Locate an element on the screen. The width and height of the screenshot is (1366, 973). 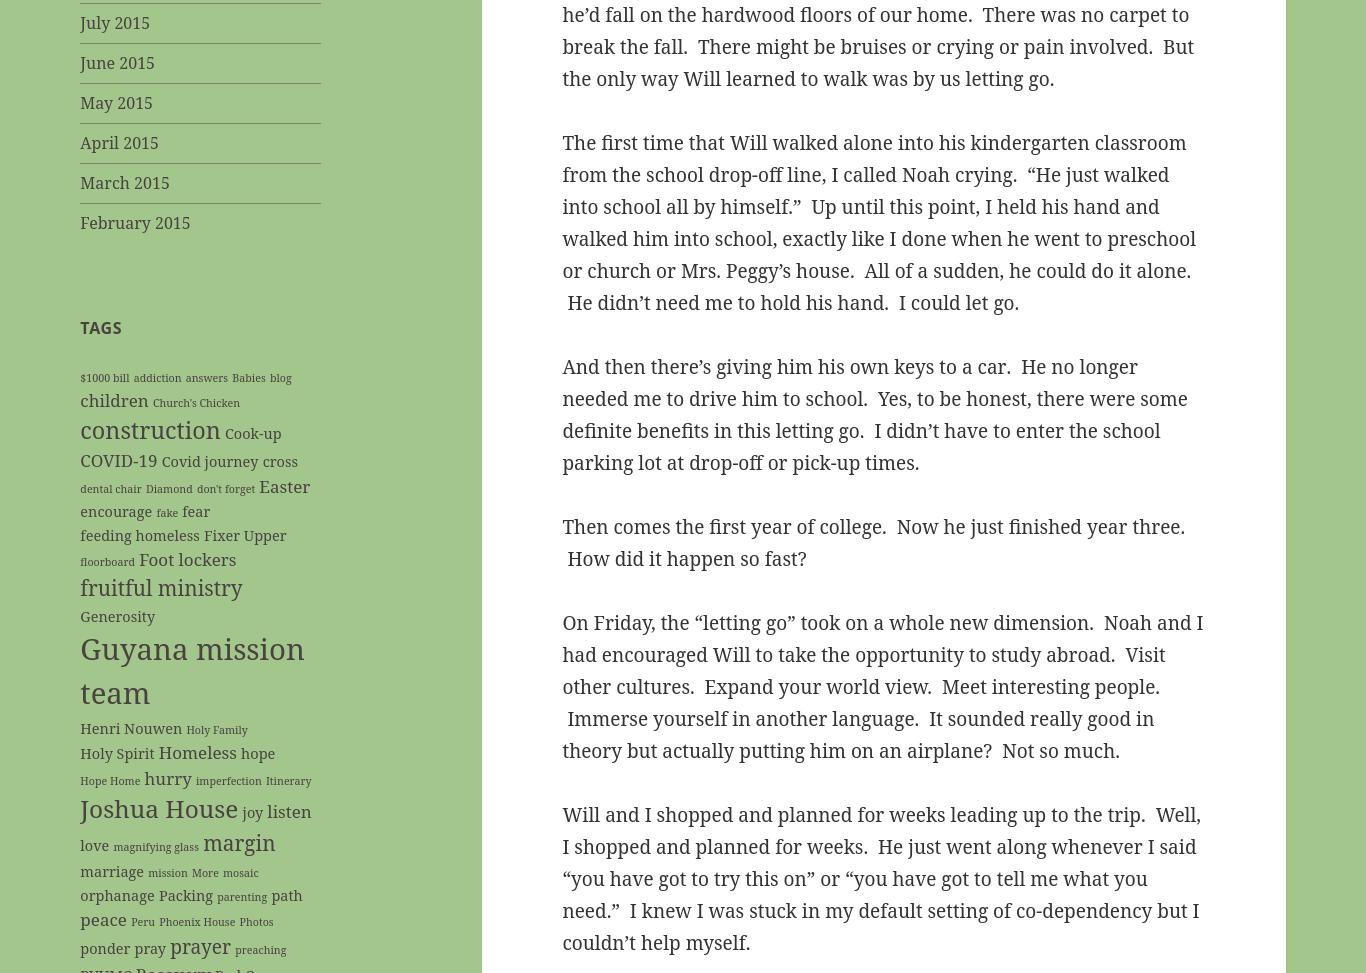
'Tags' is located at coordinates (100, 327).